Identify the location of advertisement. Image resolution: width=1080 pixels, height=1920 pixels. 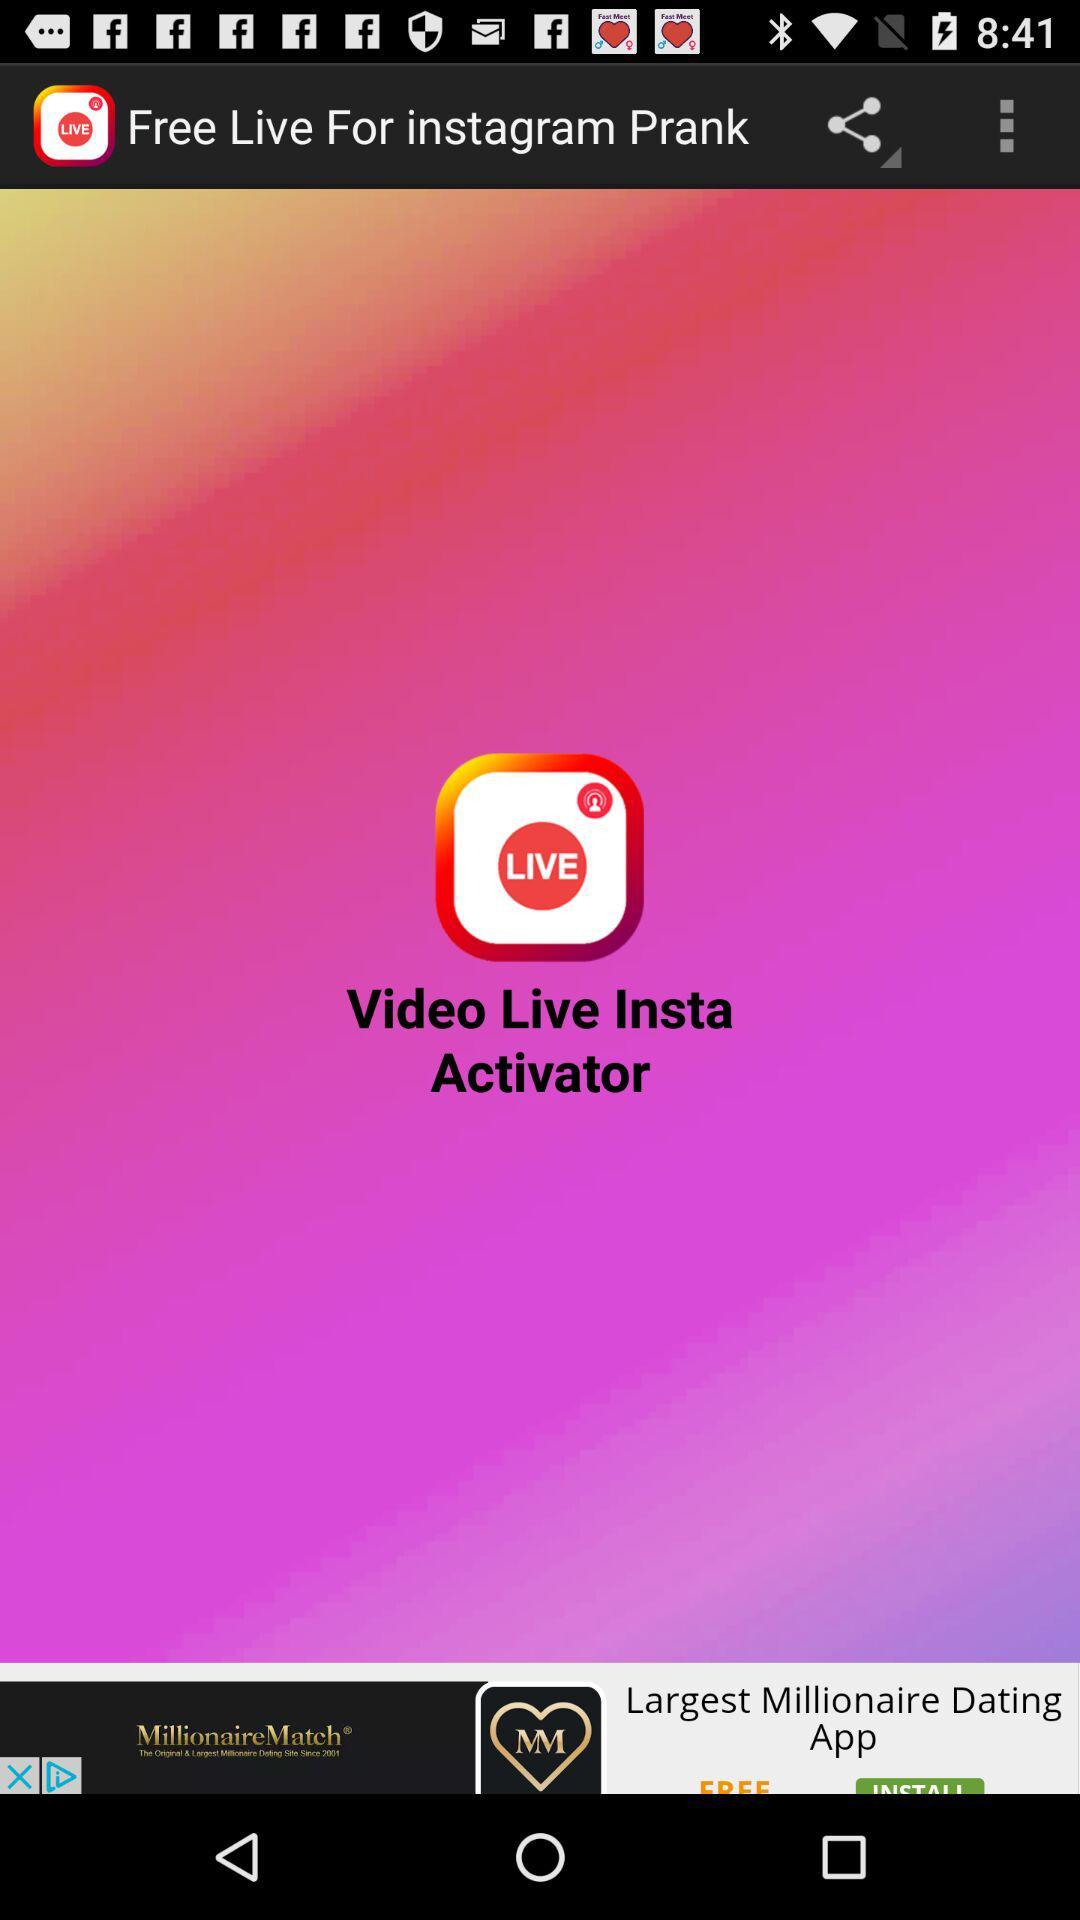
(540, 1727).